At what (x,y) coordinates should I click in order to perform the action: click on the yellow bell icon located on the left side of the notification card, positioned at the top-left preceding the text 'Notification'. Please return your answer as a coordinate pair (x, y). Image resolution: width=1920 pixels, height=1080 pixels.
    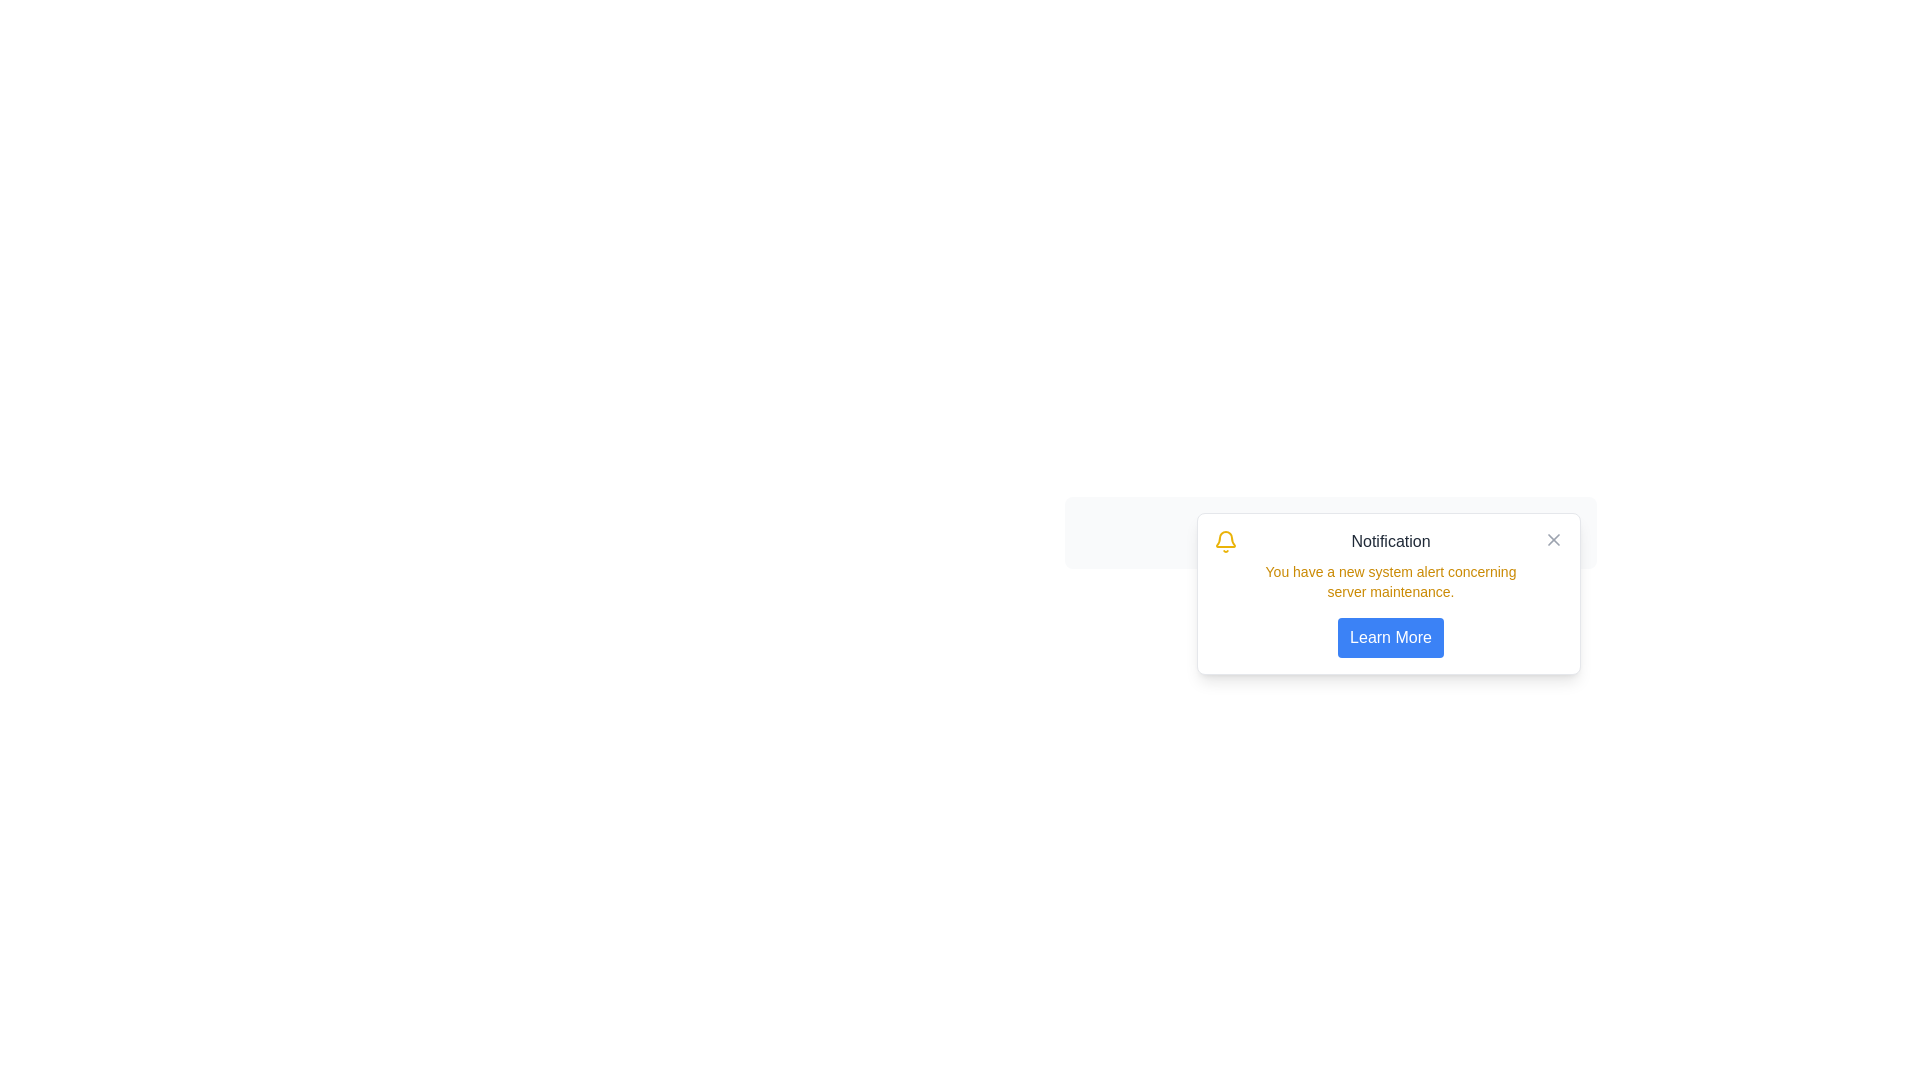
    Looking at the image, I should click on (1224, 542).